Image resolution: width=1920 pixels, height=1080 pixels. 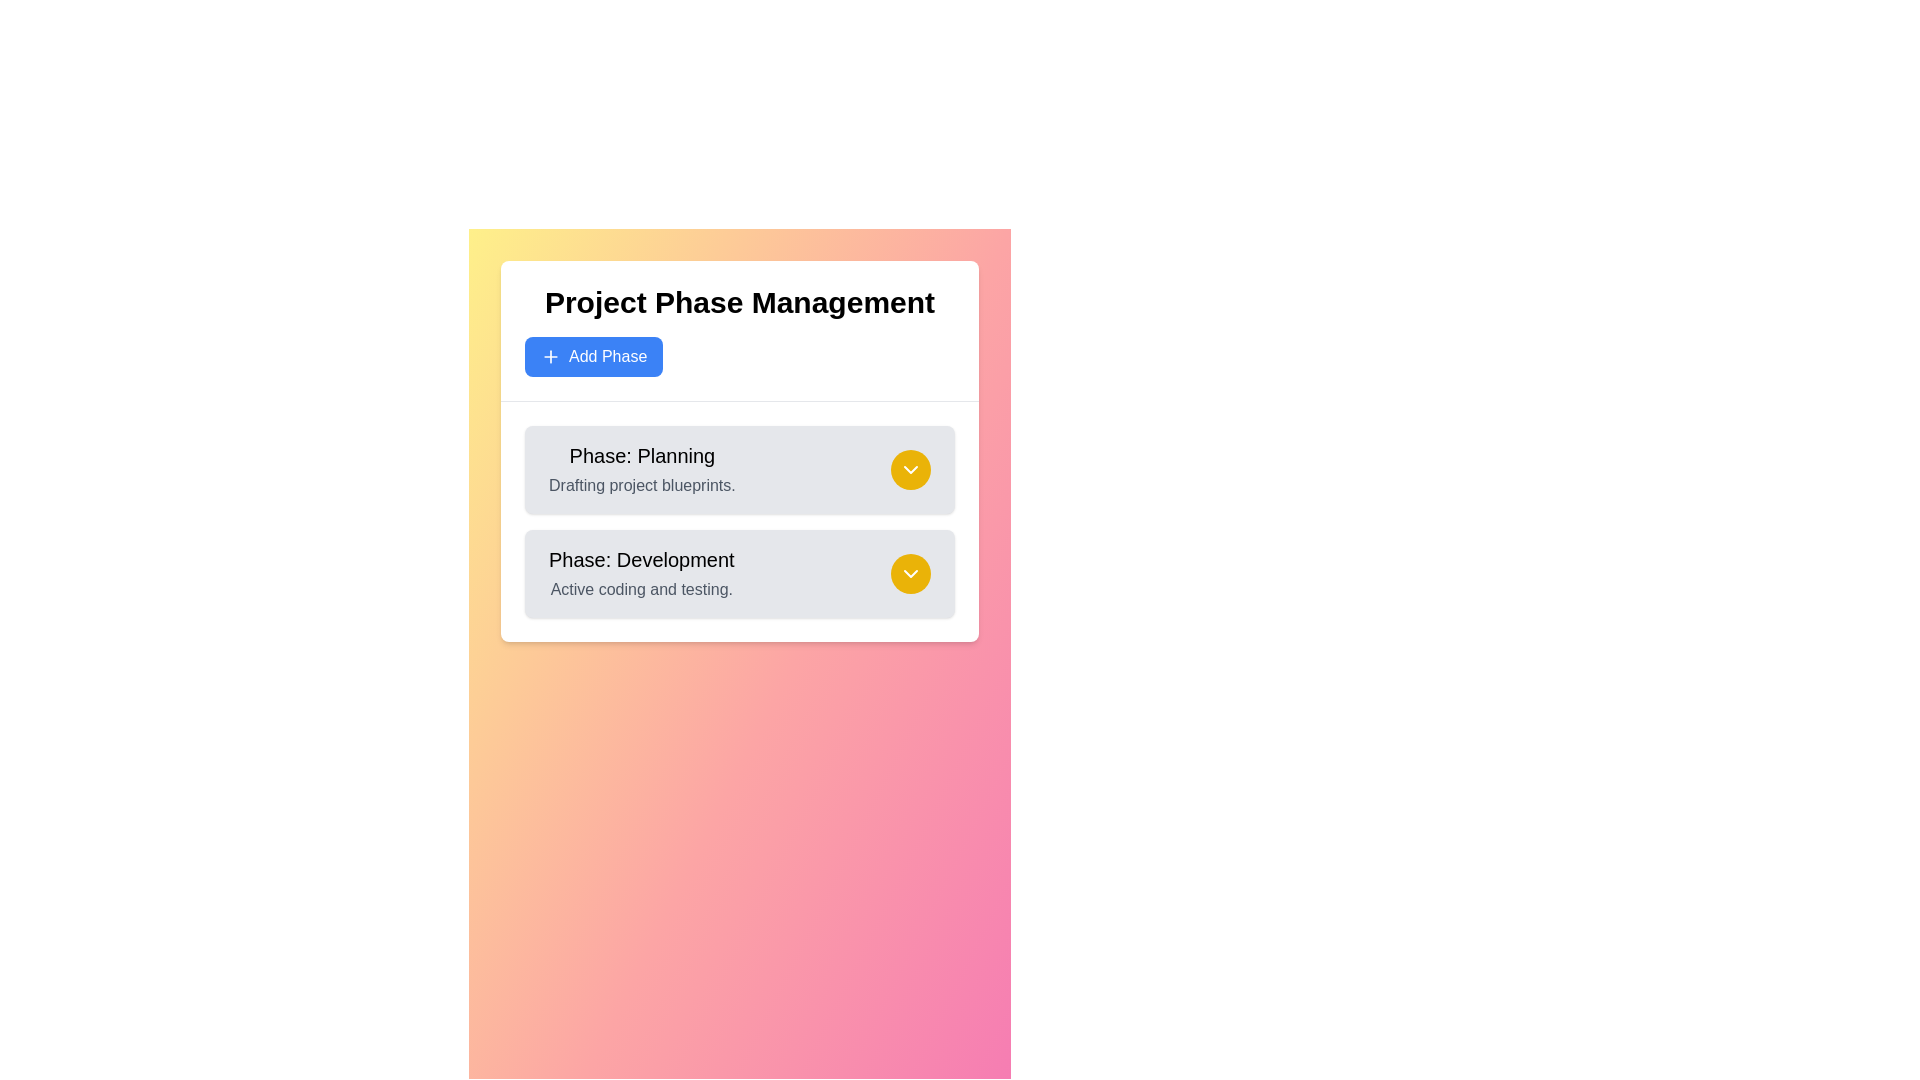 What do you see at coordinates (641, 574) in the screenshot?
I see `the Text block that displays 'Phase: Development' and 'Active coding and testing.' in a light gray box with rounded corners, located as the second card in a vertical list` at bounding box center [641, 574].